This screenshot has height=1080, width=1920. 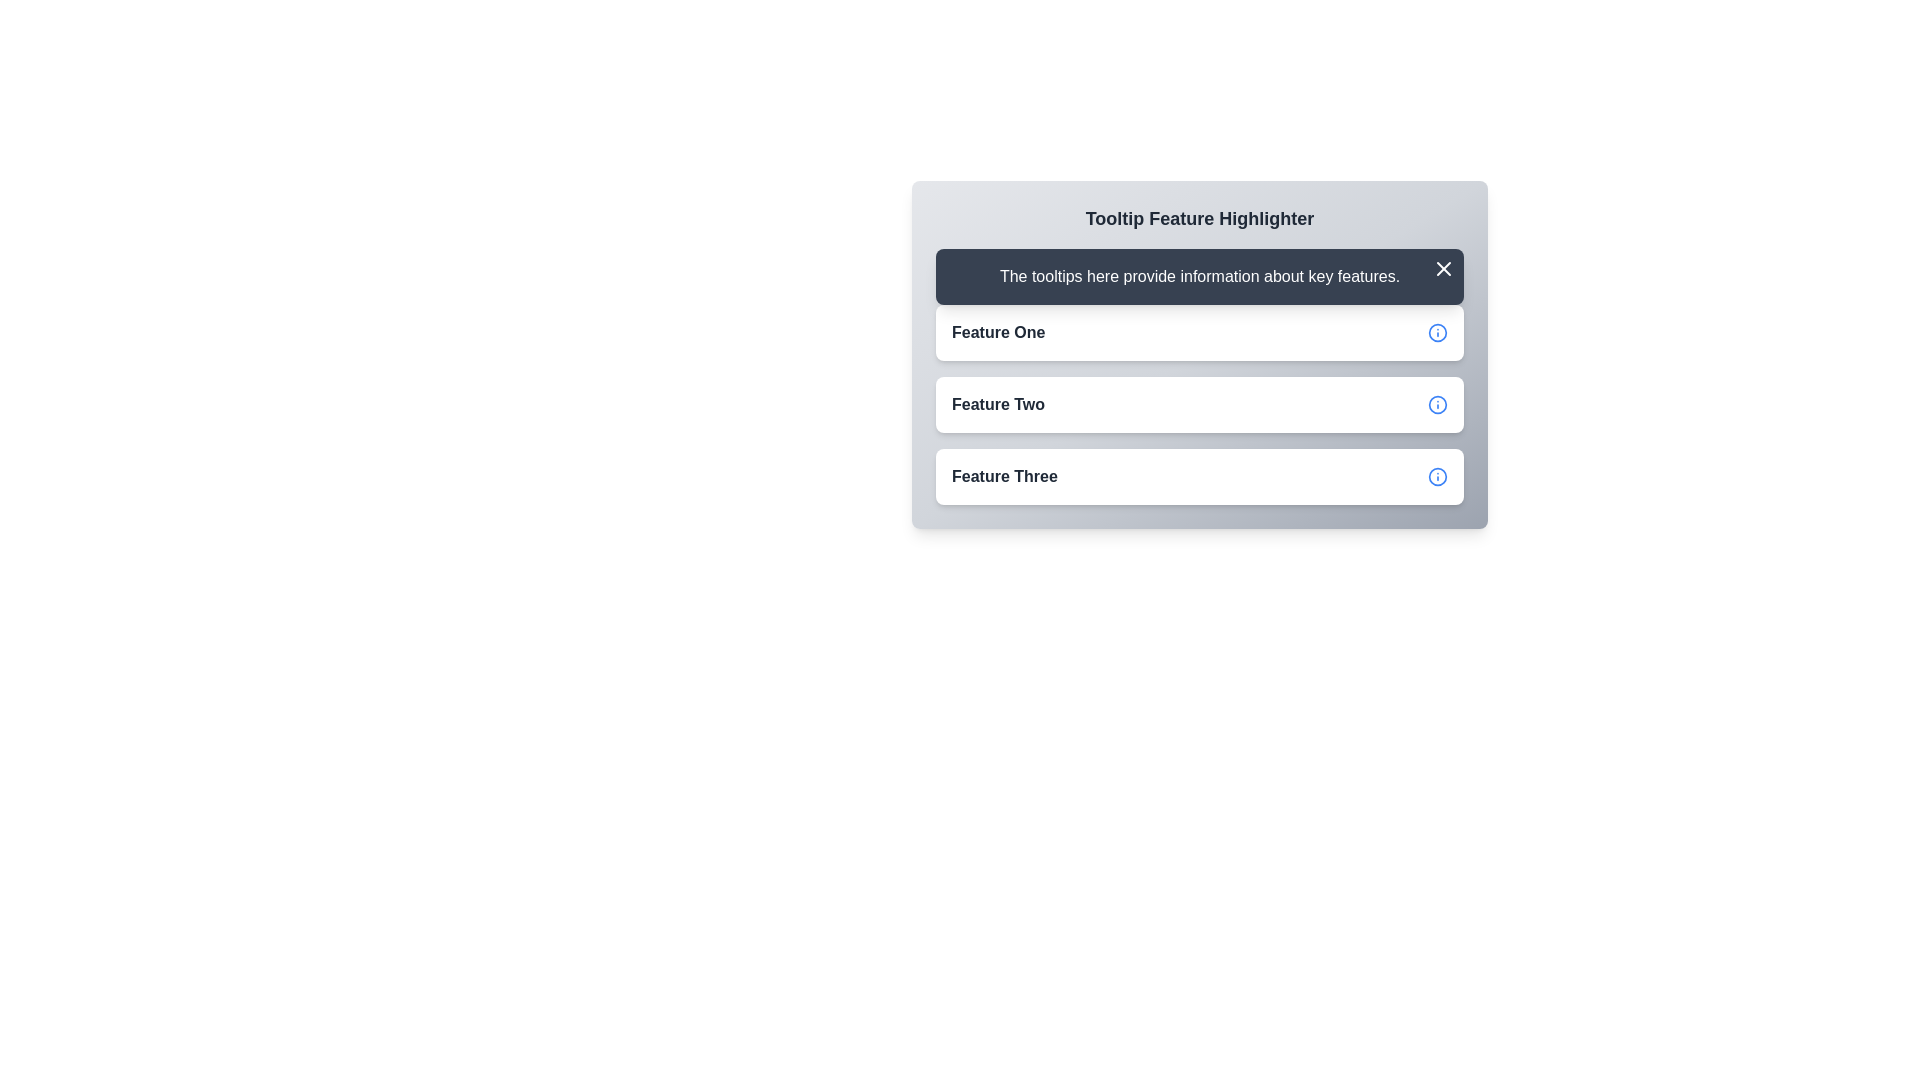 What do you see at coordinates (1444, 268) in the screenshot?
I see `the close button located in the top right corner of the tooltip` at bounding box center [1444, 268].